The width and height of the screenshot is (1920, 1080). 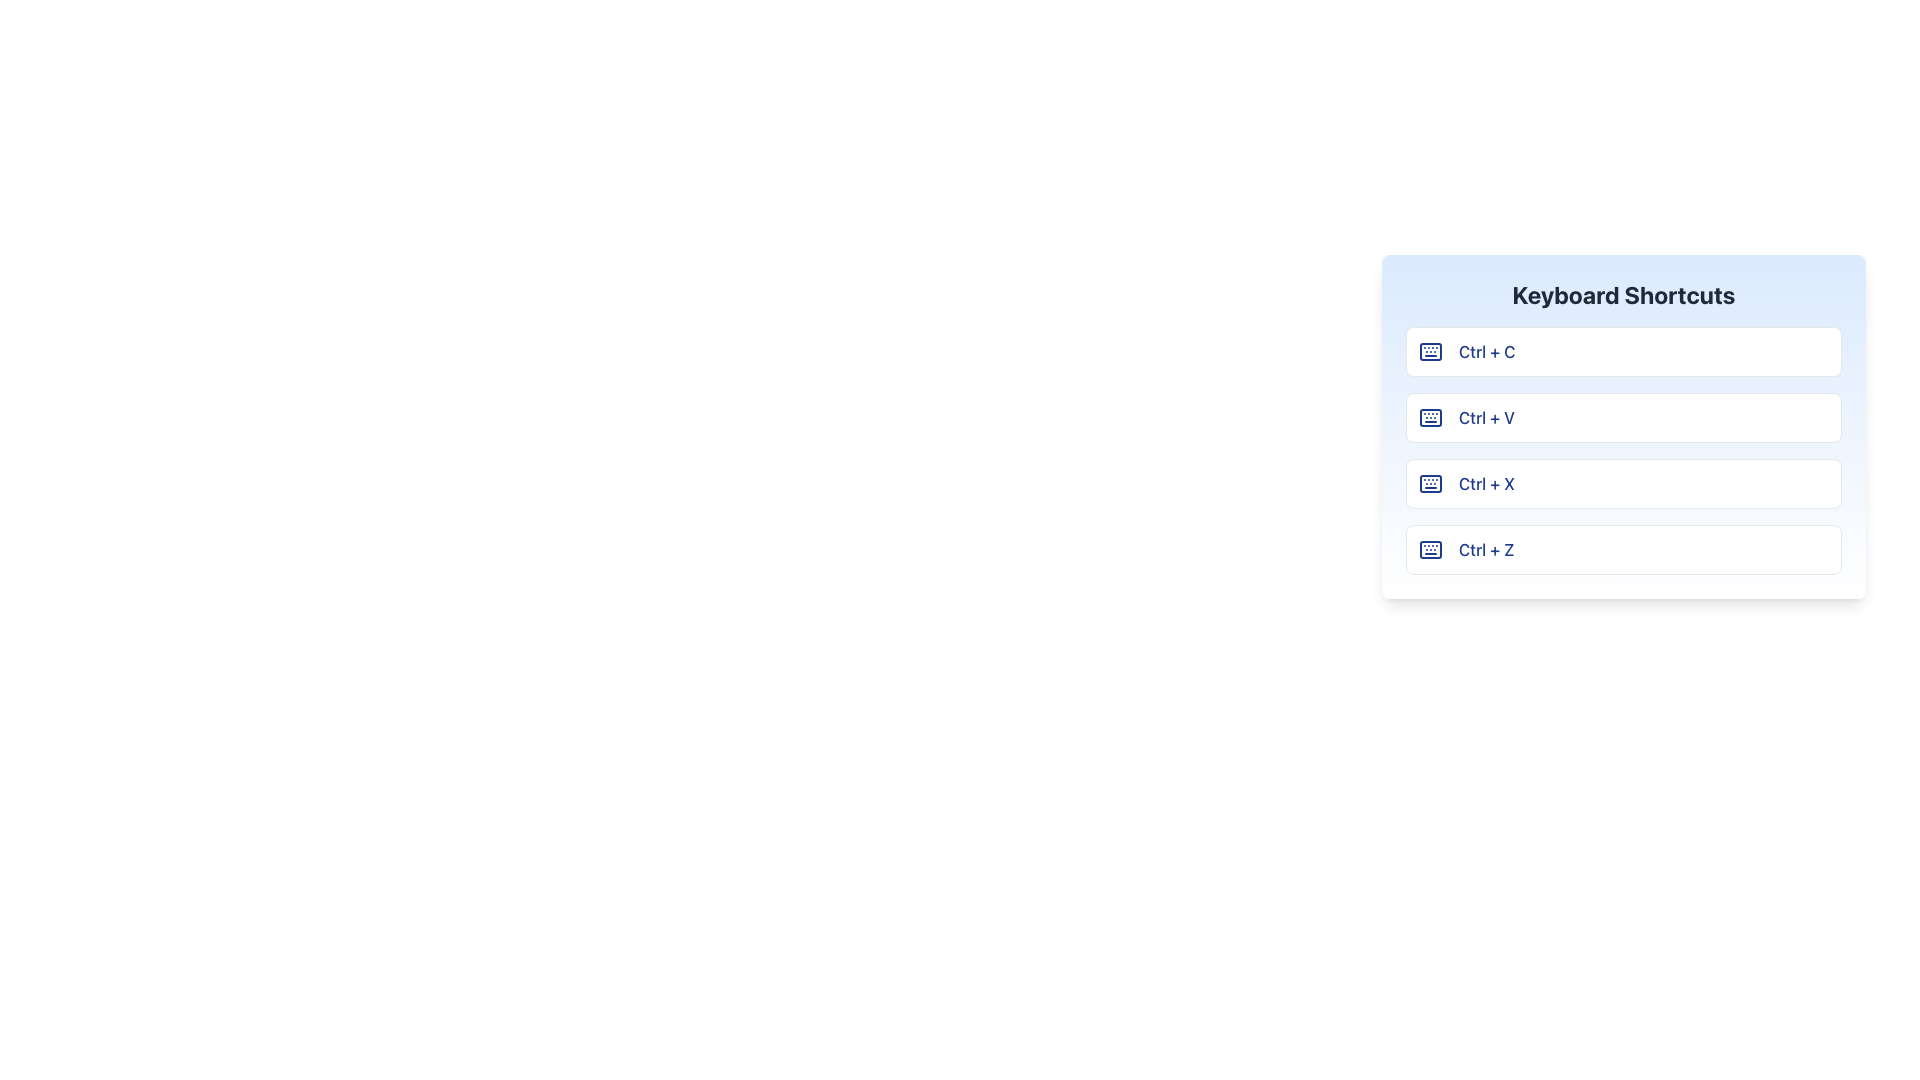 I want to click on the keyboard icon located to the left of the text 'Ctrl + V', which features a rectangular outline and small key-like shapes styled in blue, so click(x=1429, y=416).